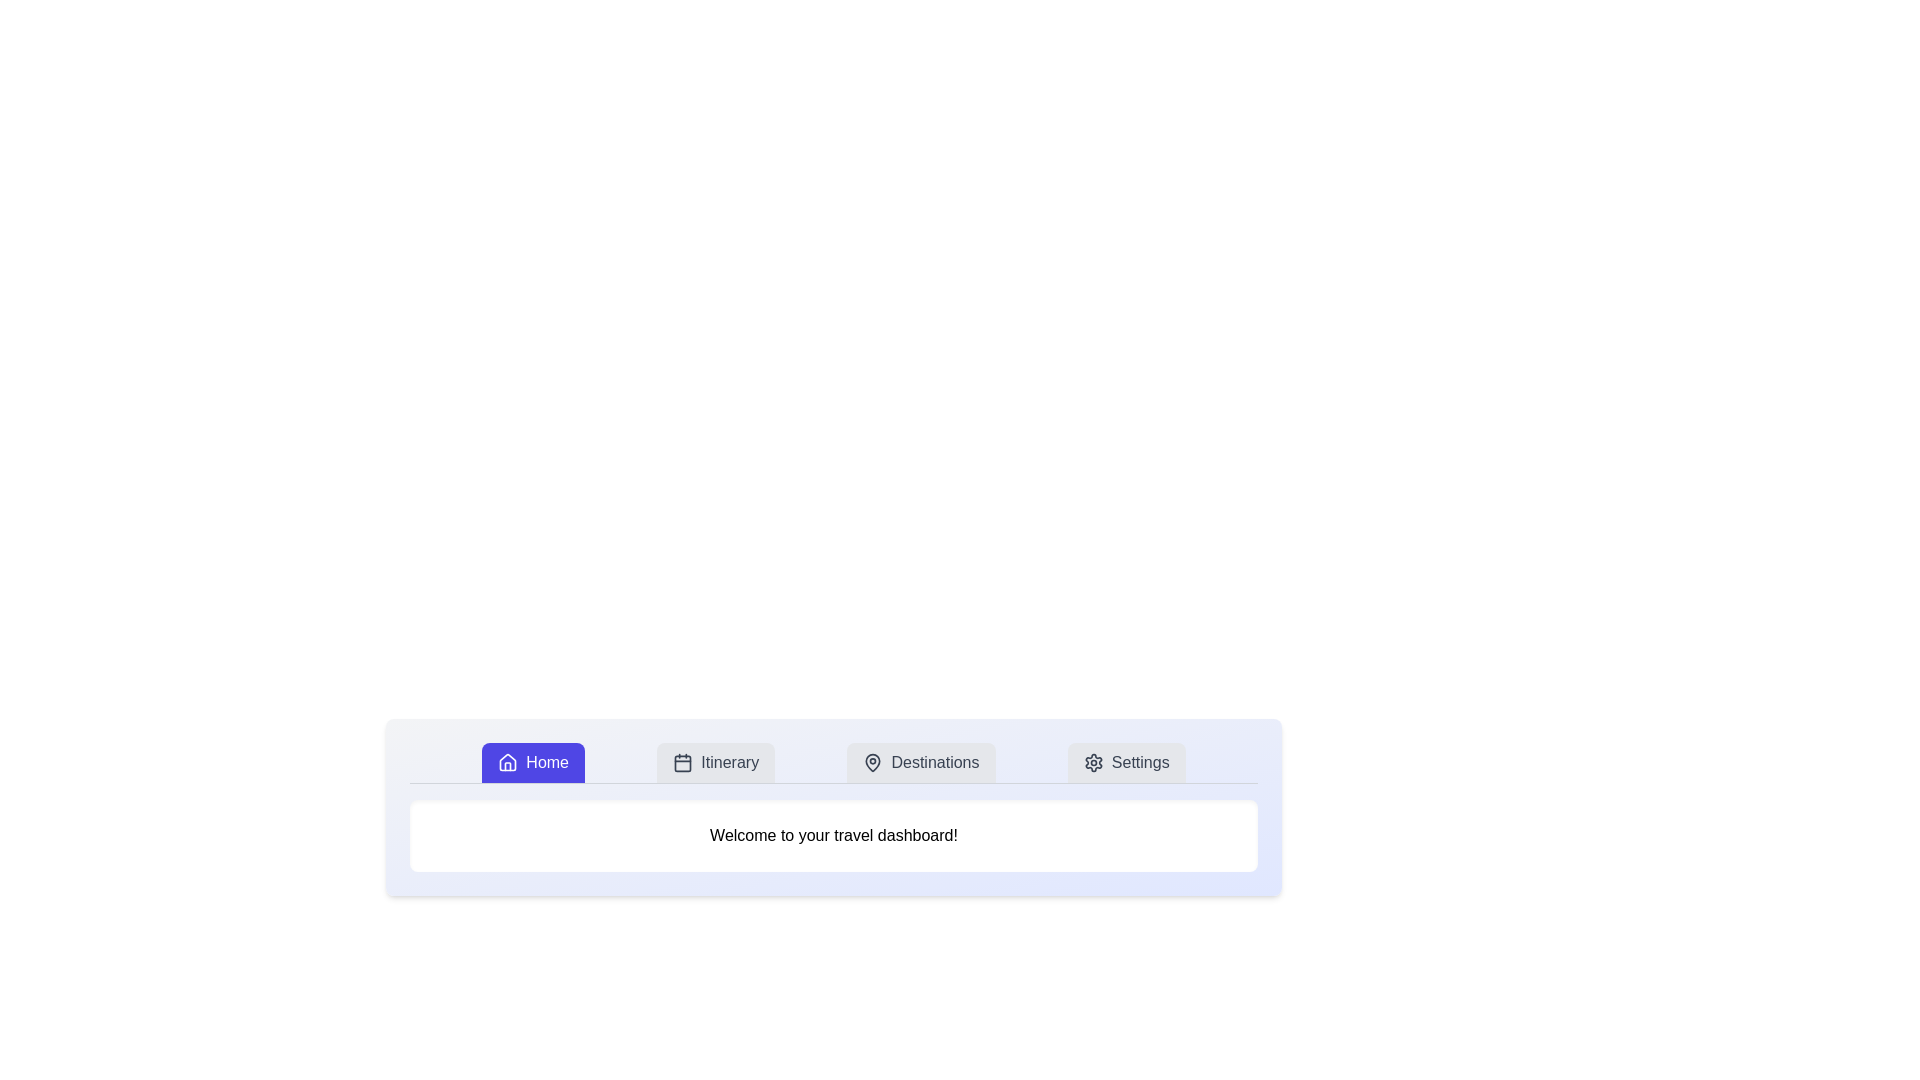  Describe the element at coordinates (1126, 763) in the screenshot. I see `the settings button located at the rightmost of the button group in the header section` at that location.